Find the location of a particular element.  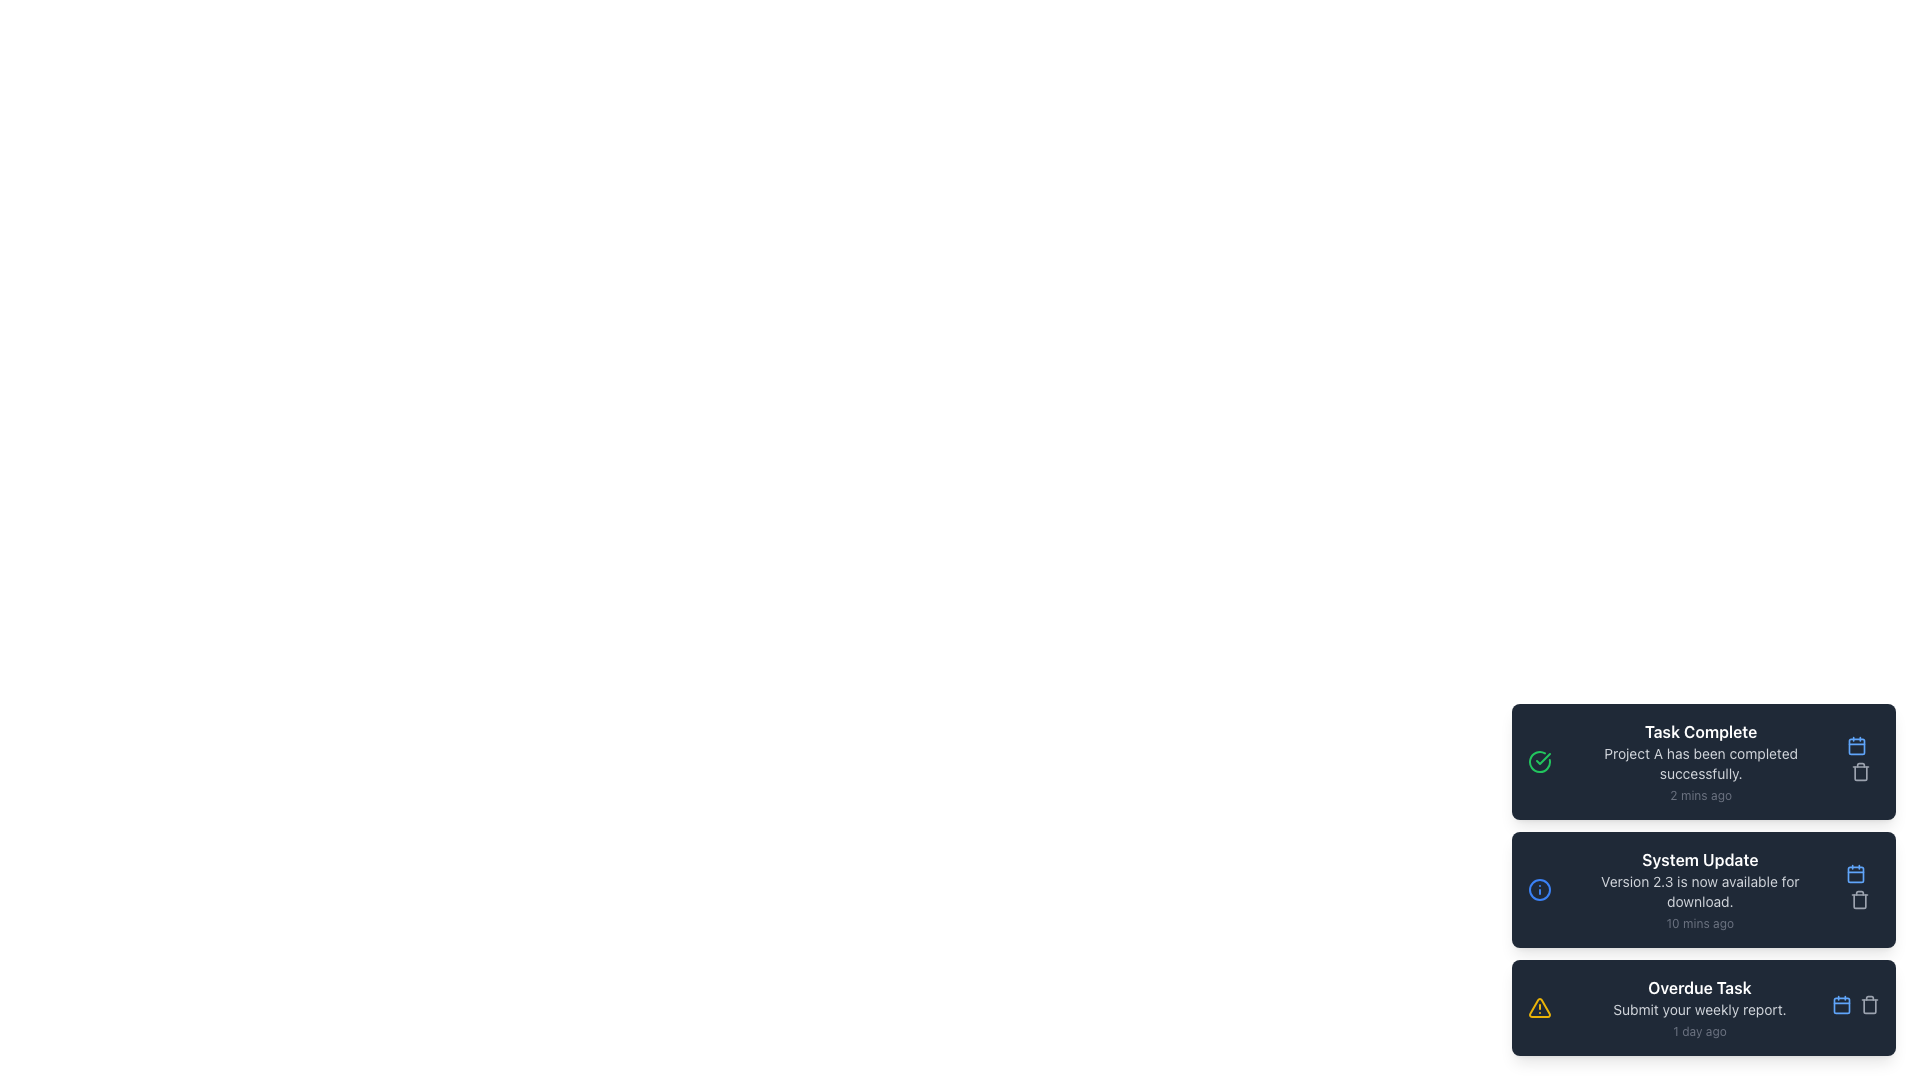

the trash bin icon button located in the 'System Update' notification card is located at coordinates (1855, 889).